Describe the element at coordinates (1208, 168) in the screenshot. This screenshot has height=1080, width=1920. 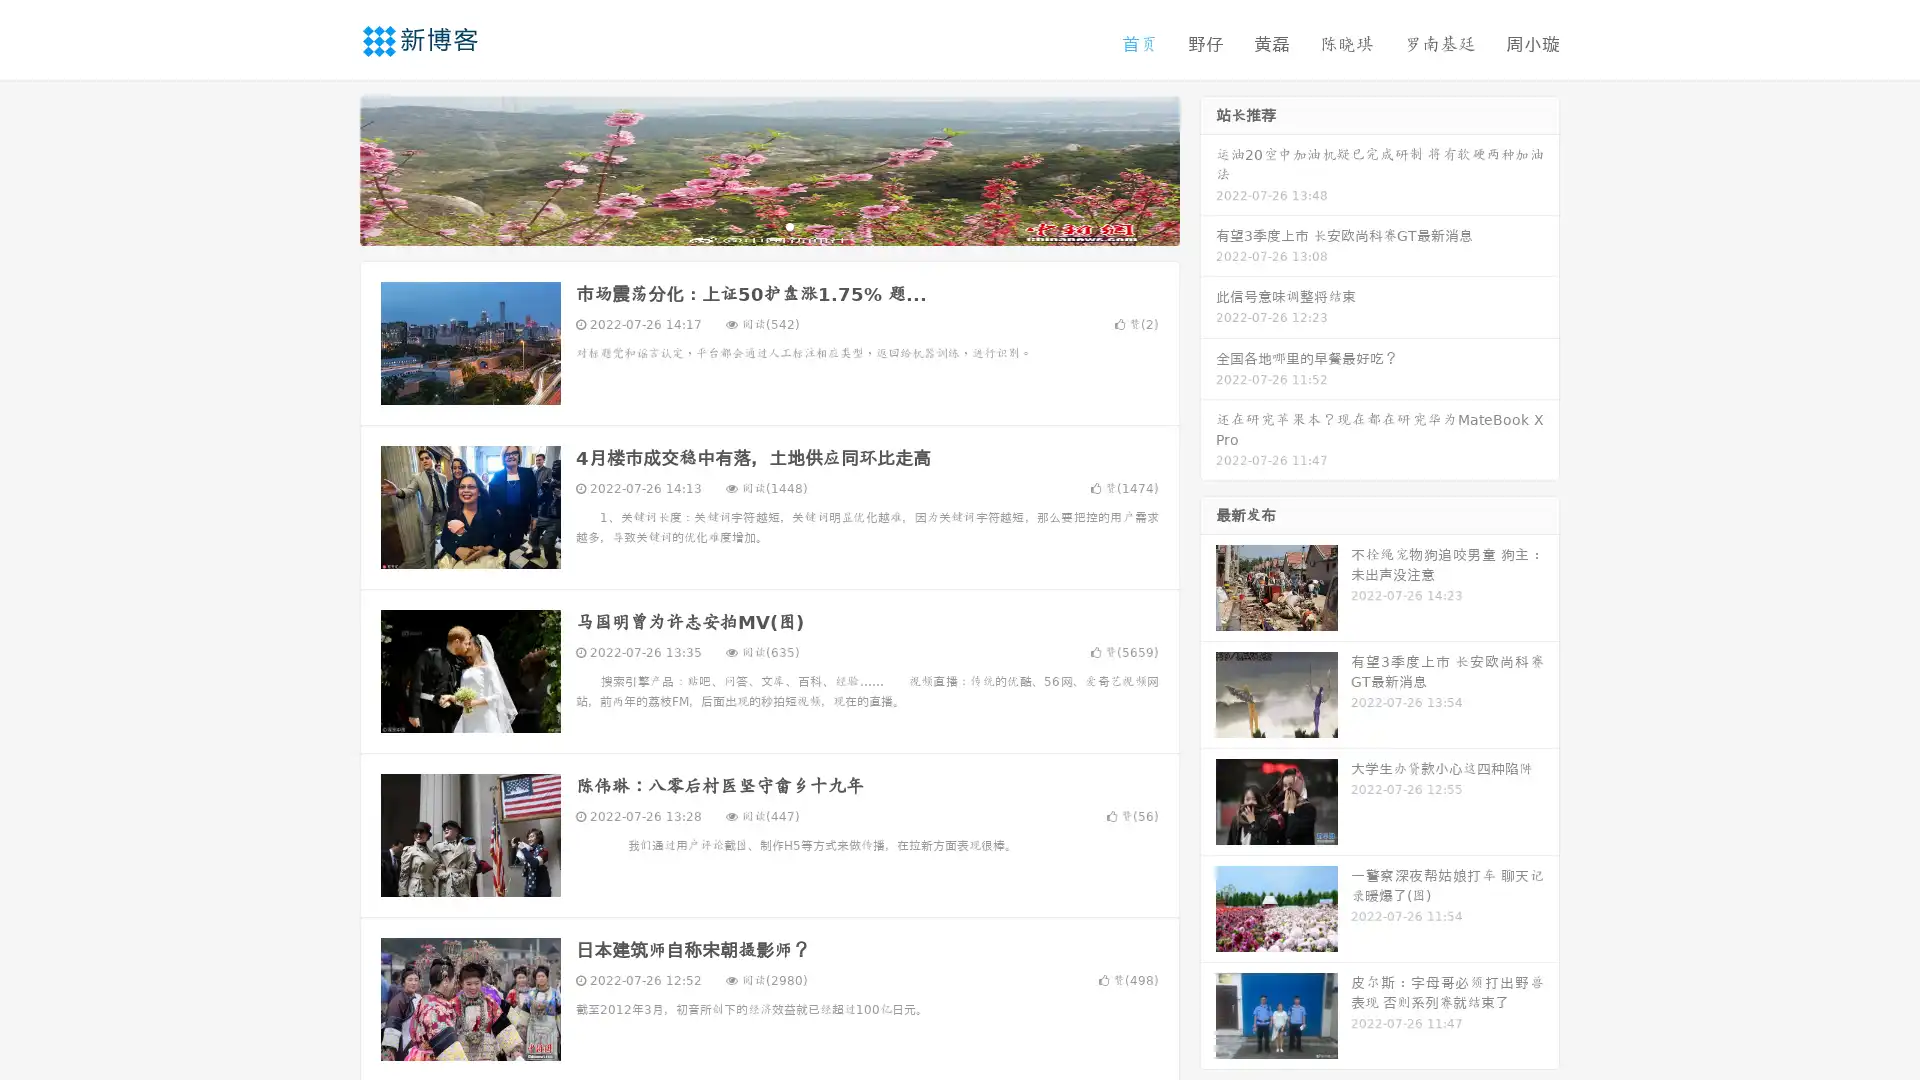
I see `Next slide` at that location.